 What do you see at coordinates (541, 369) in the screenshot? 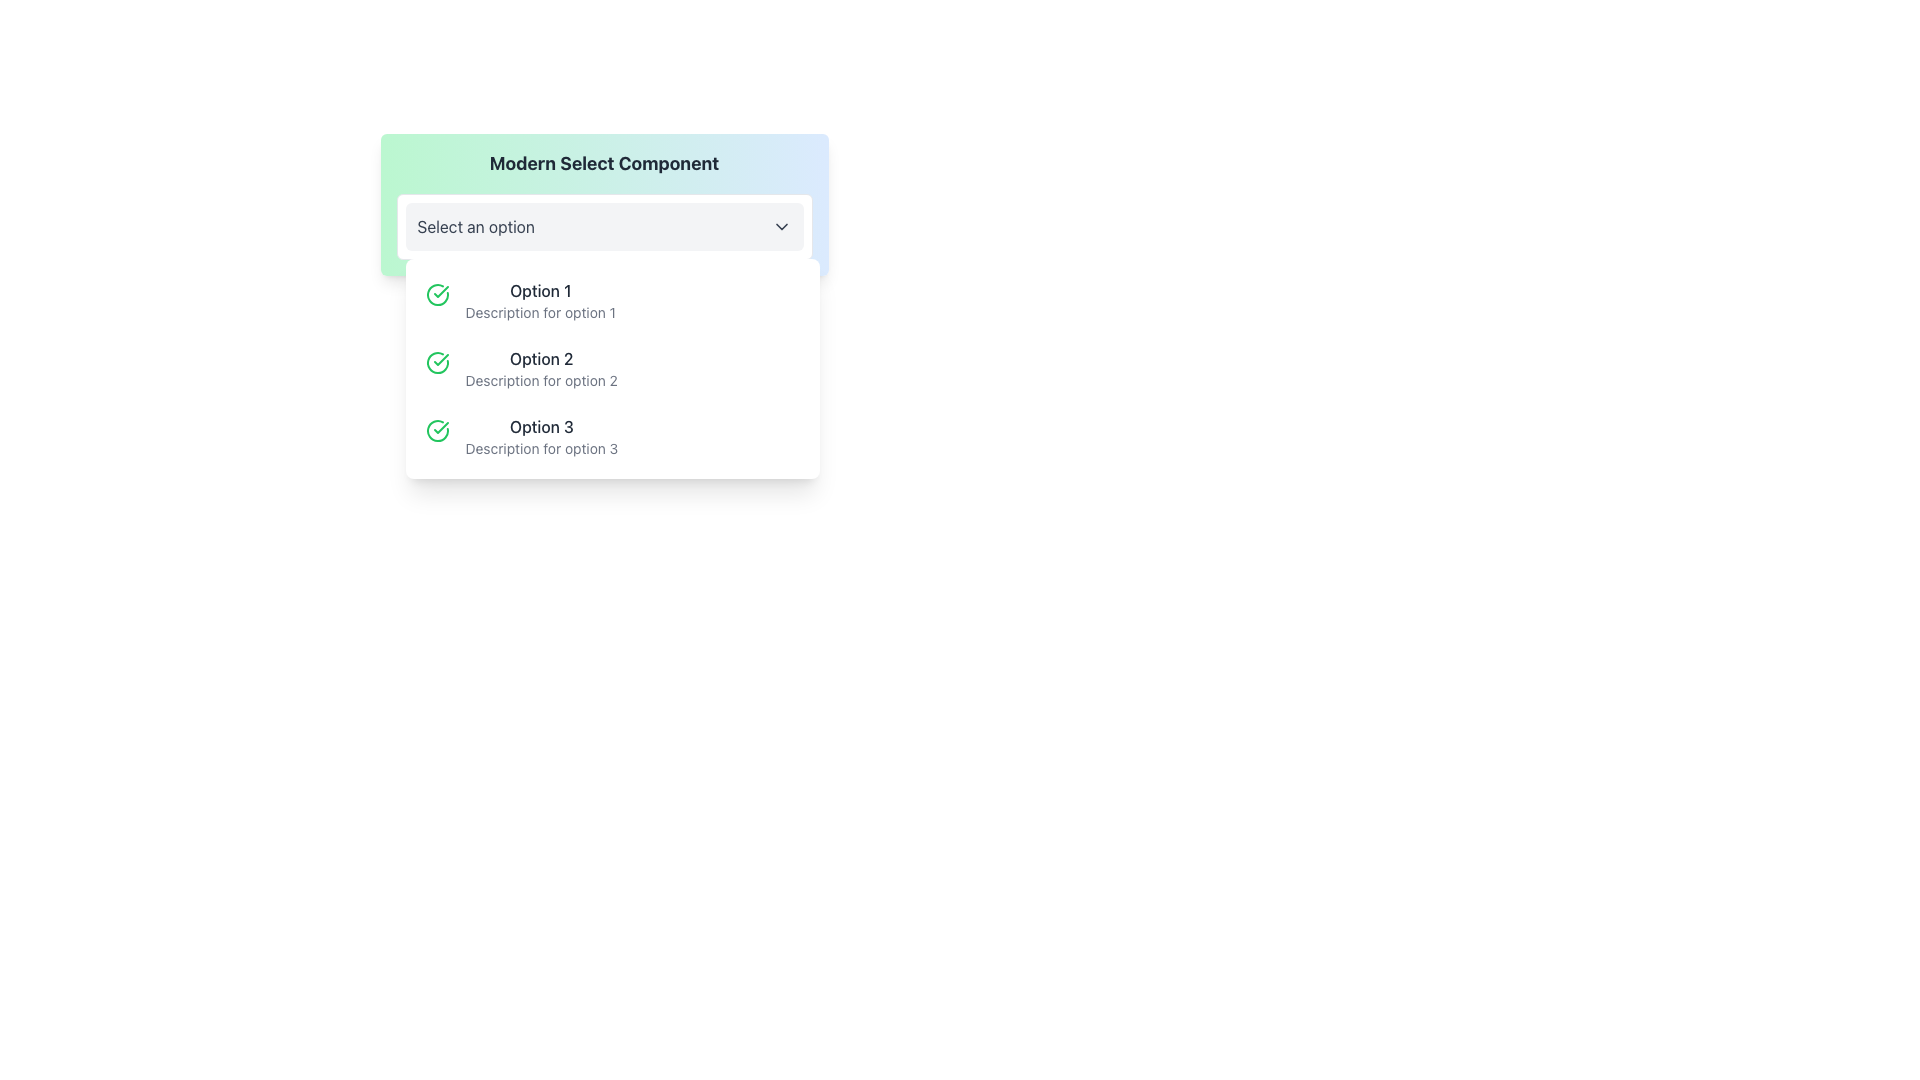
I see `the second selectable list item labeled 'Option 2' in the drop-down menu` at bounding box center [541, 369].